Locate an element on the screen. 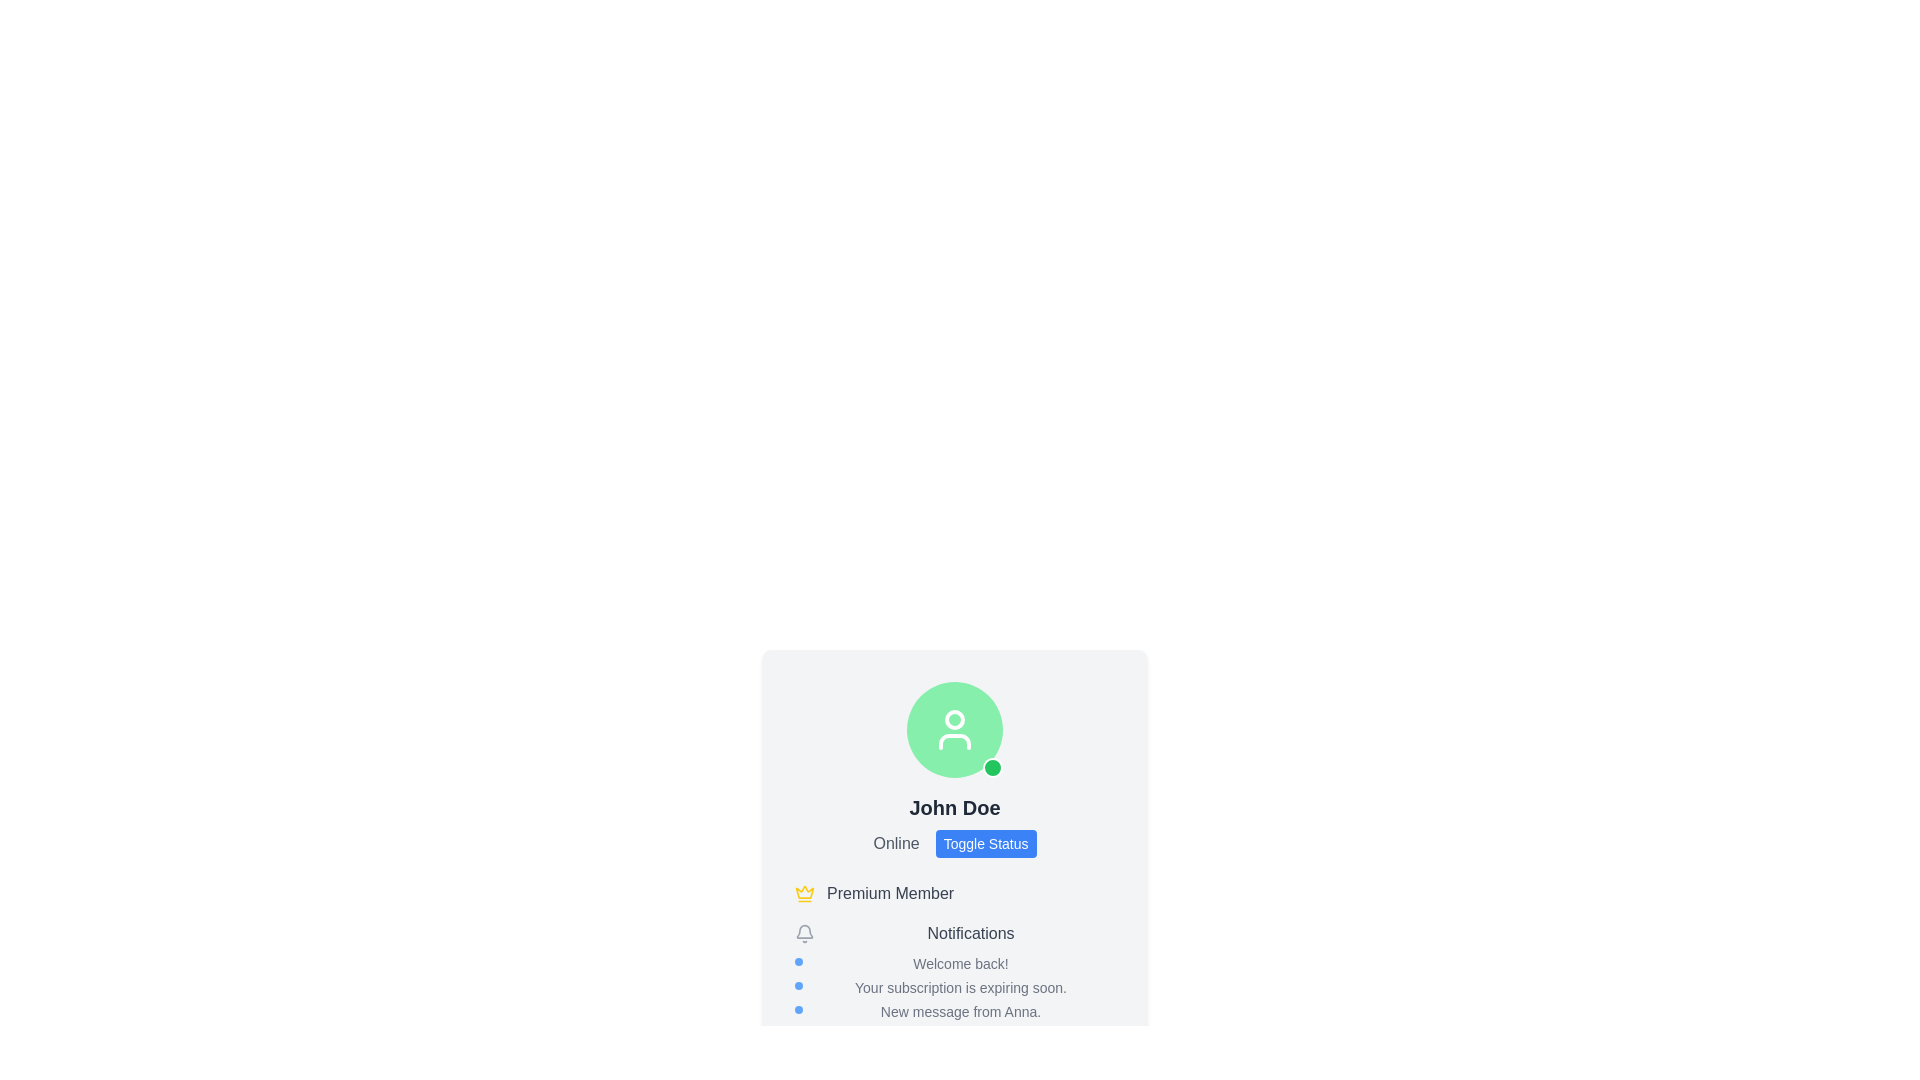  the small circular badge with a green background and white border located in the bottom-right corner of the user profile component is located at coordinates (993, 766).